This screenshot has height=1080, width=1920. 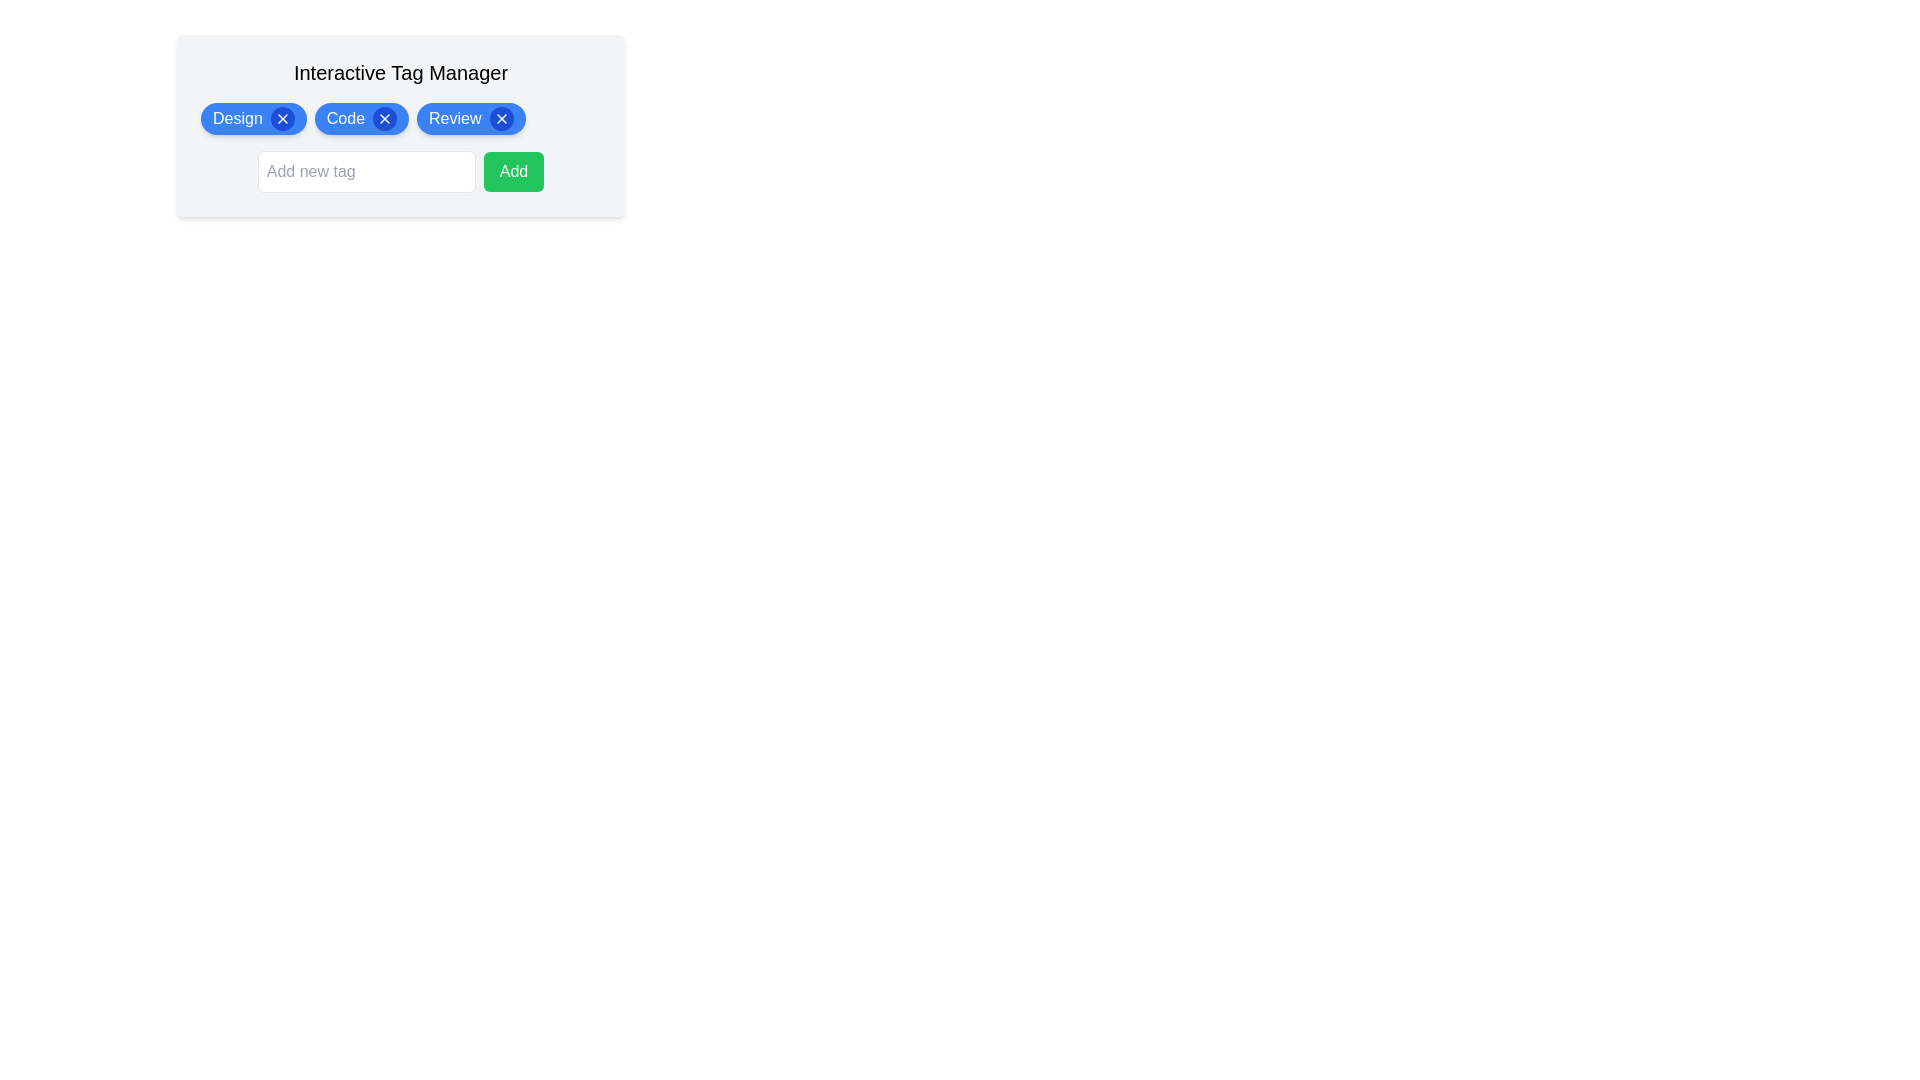 I want to click on the blue rounded button with an 'X' icon, so click(x=385, y=119).